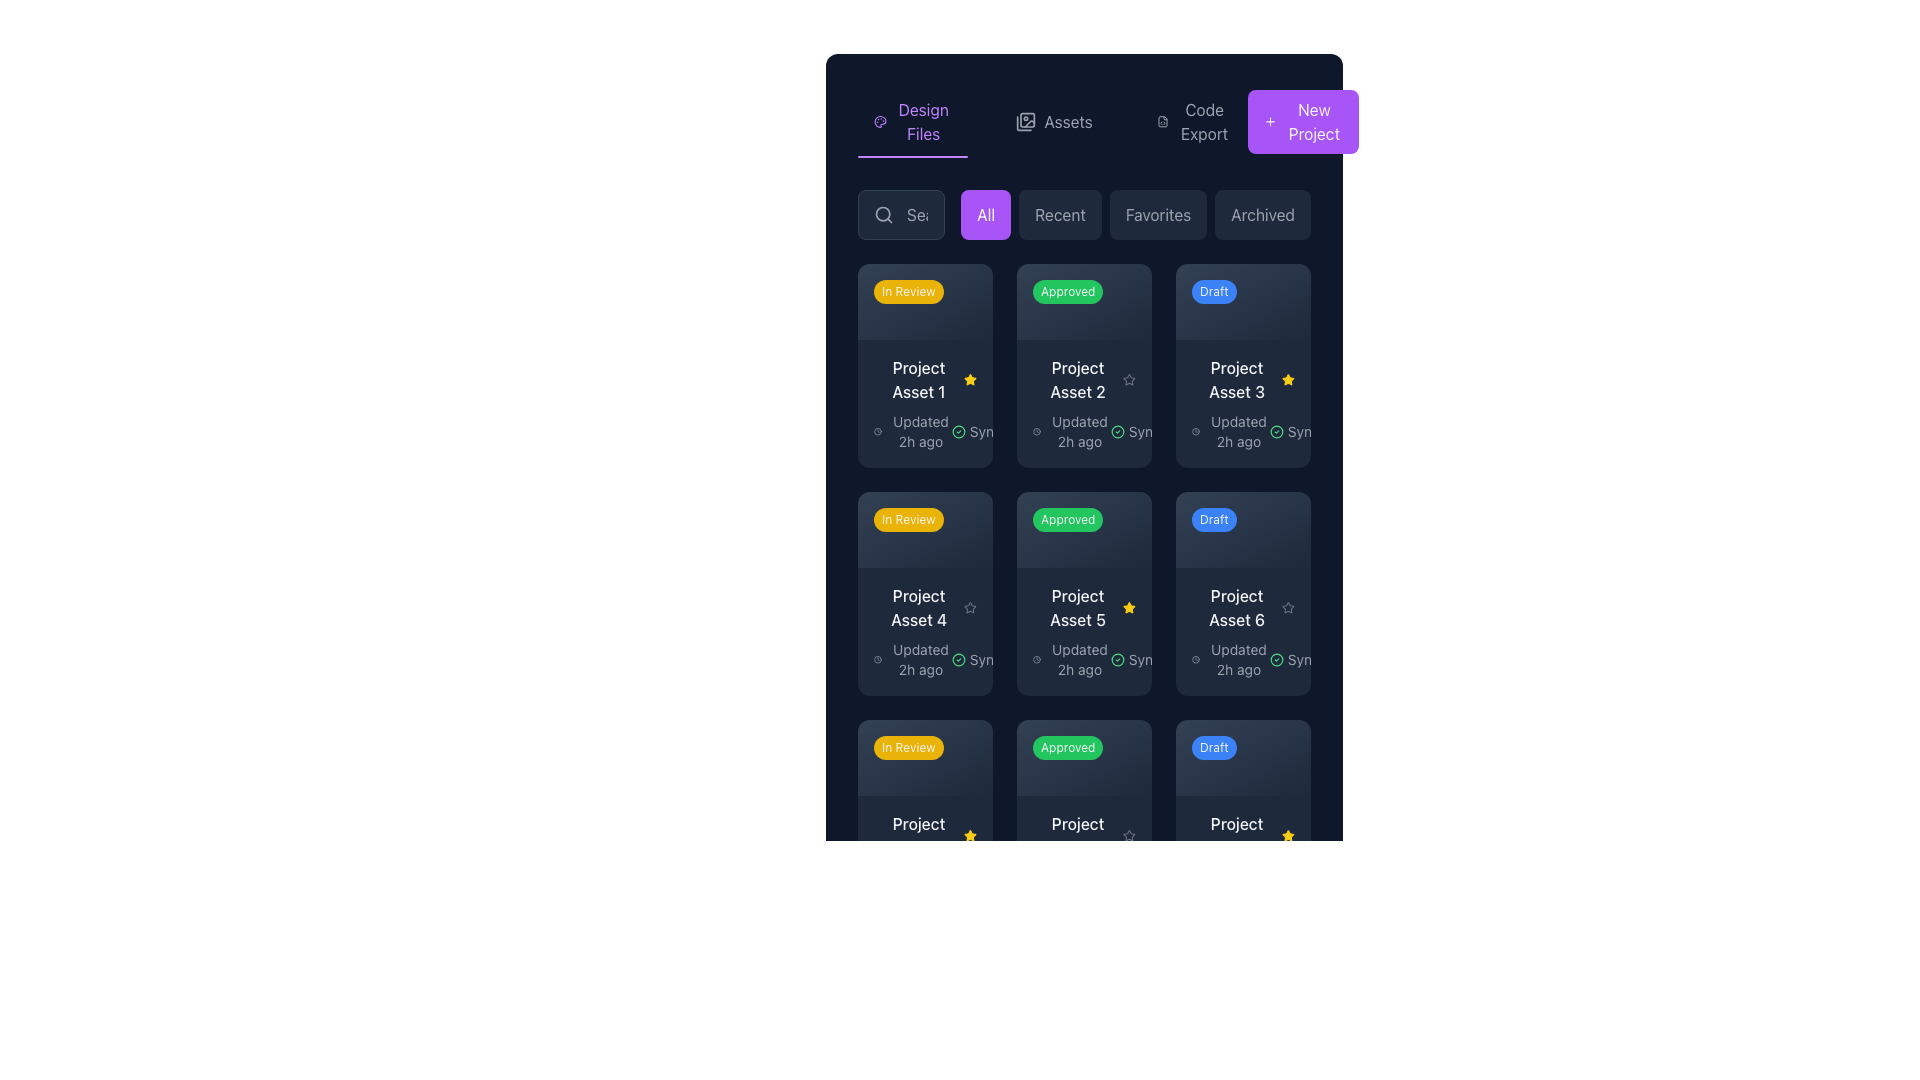 This screenshot has height=1080, width=1920. What do you see at coordinates (1229, 430) in the screenshot?
I see `the static text label indicating the last update time for 'Project Asset 3', which is located at the bottom of the project card and positioned to the left of the 'Synced' label` at bounding box center [1229, 430].